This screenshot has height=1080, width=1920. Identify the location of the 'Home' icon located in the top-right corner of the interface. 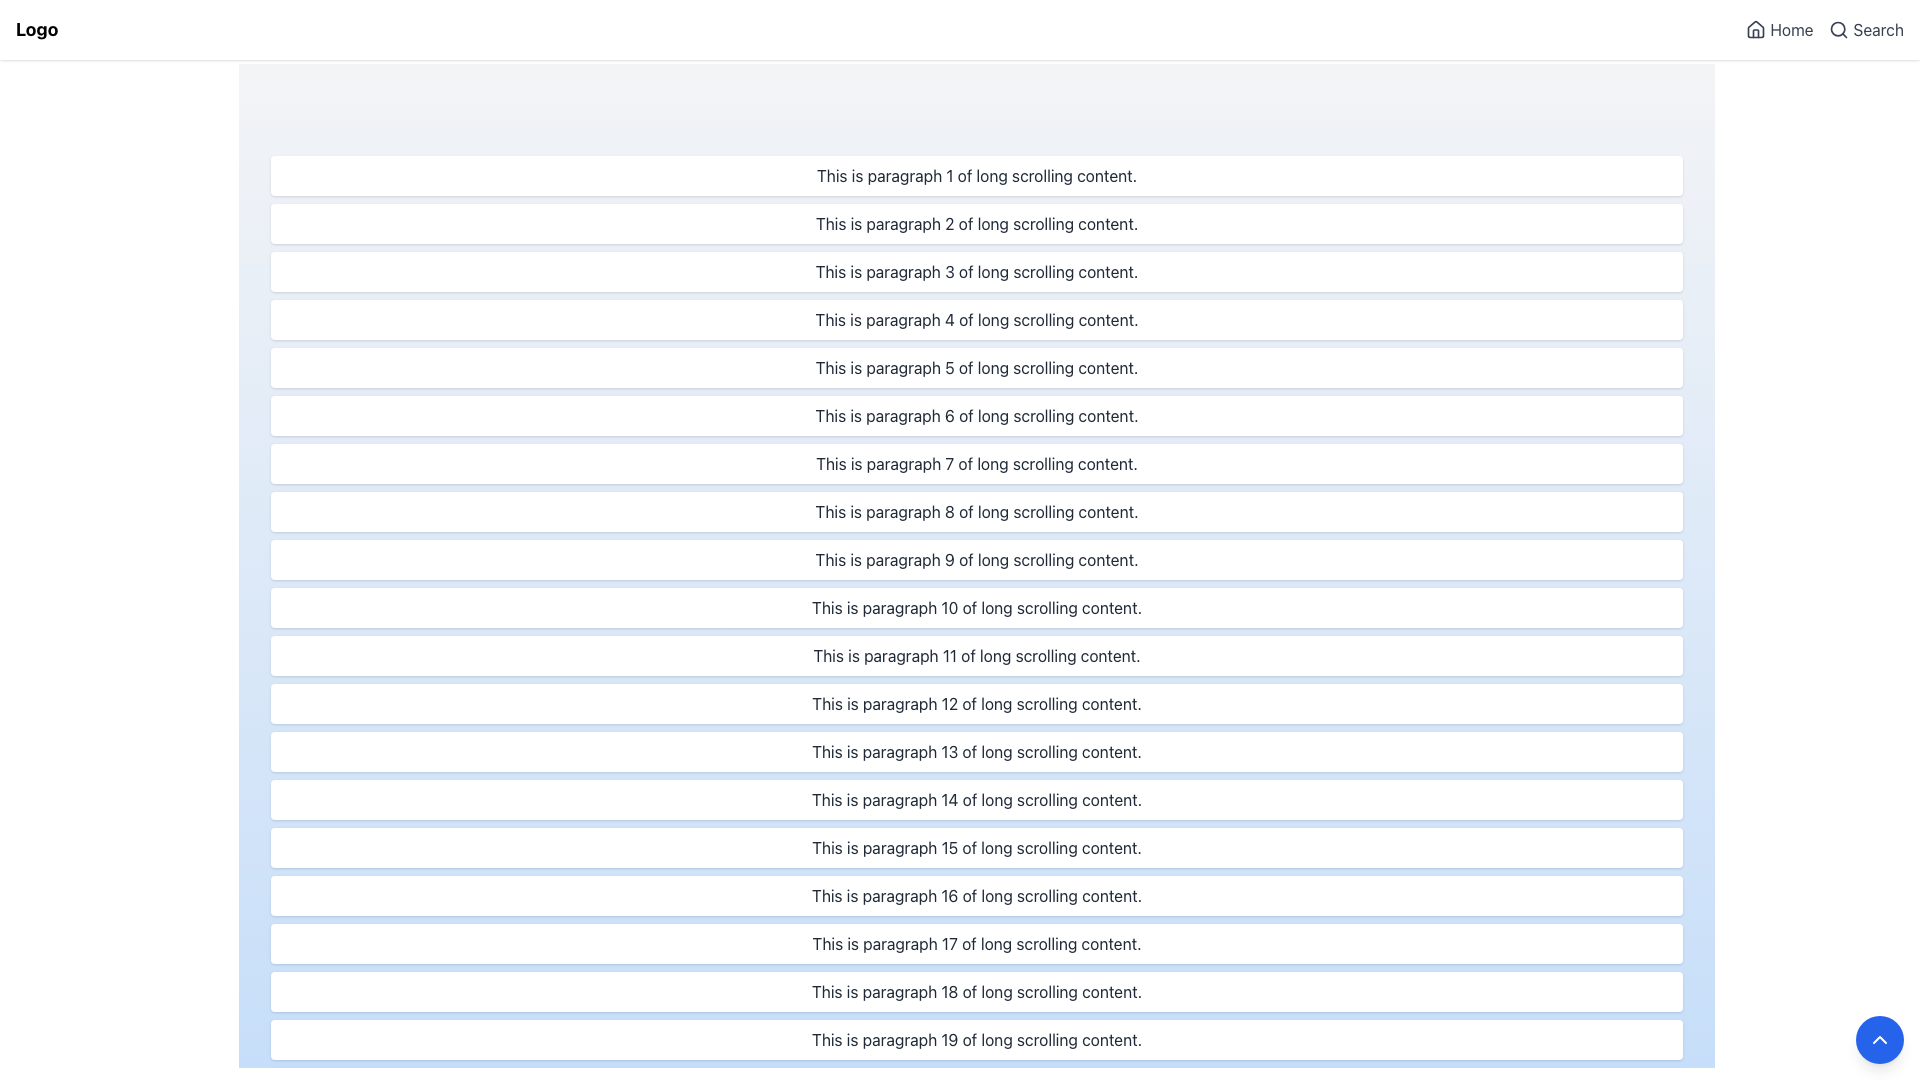
(1755, 30).